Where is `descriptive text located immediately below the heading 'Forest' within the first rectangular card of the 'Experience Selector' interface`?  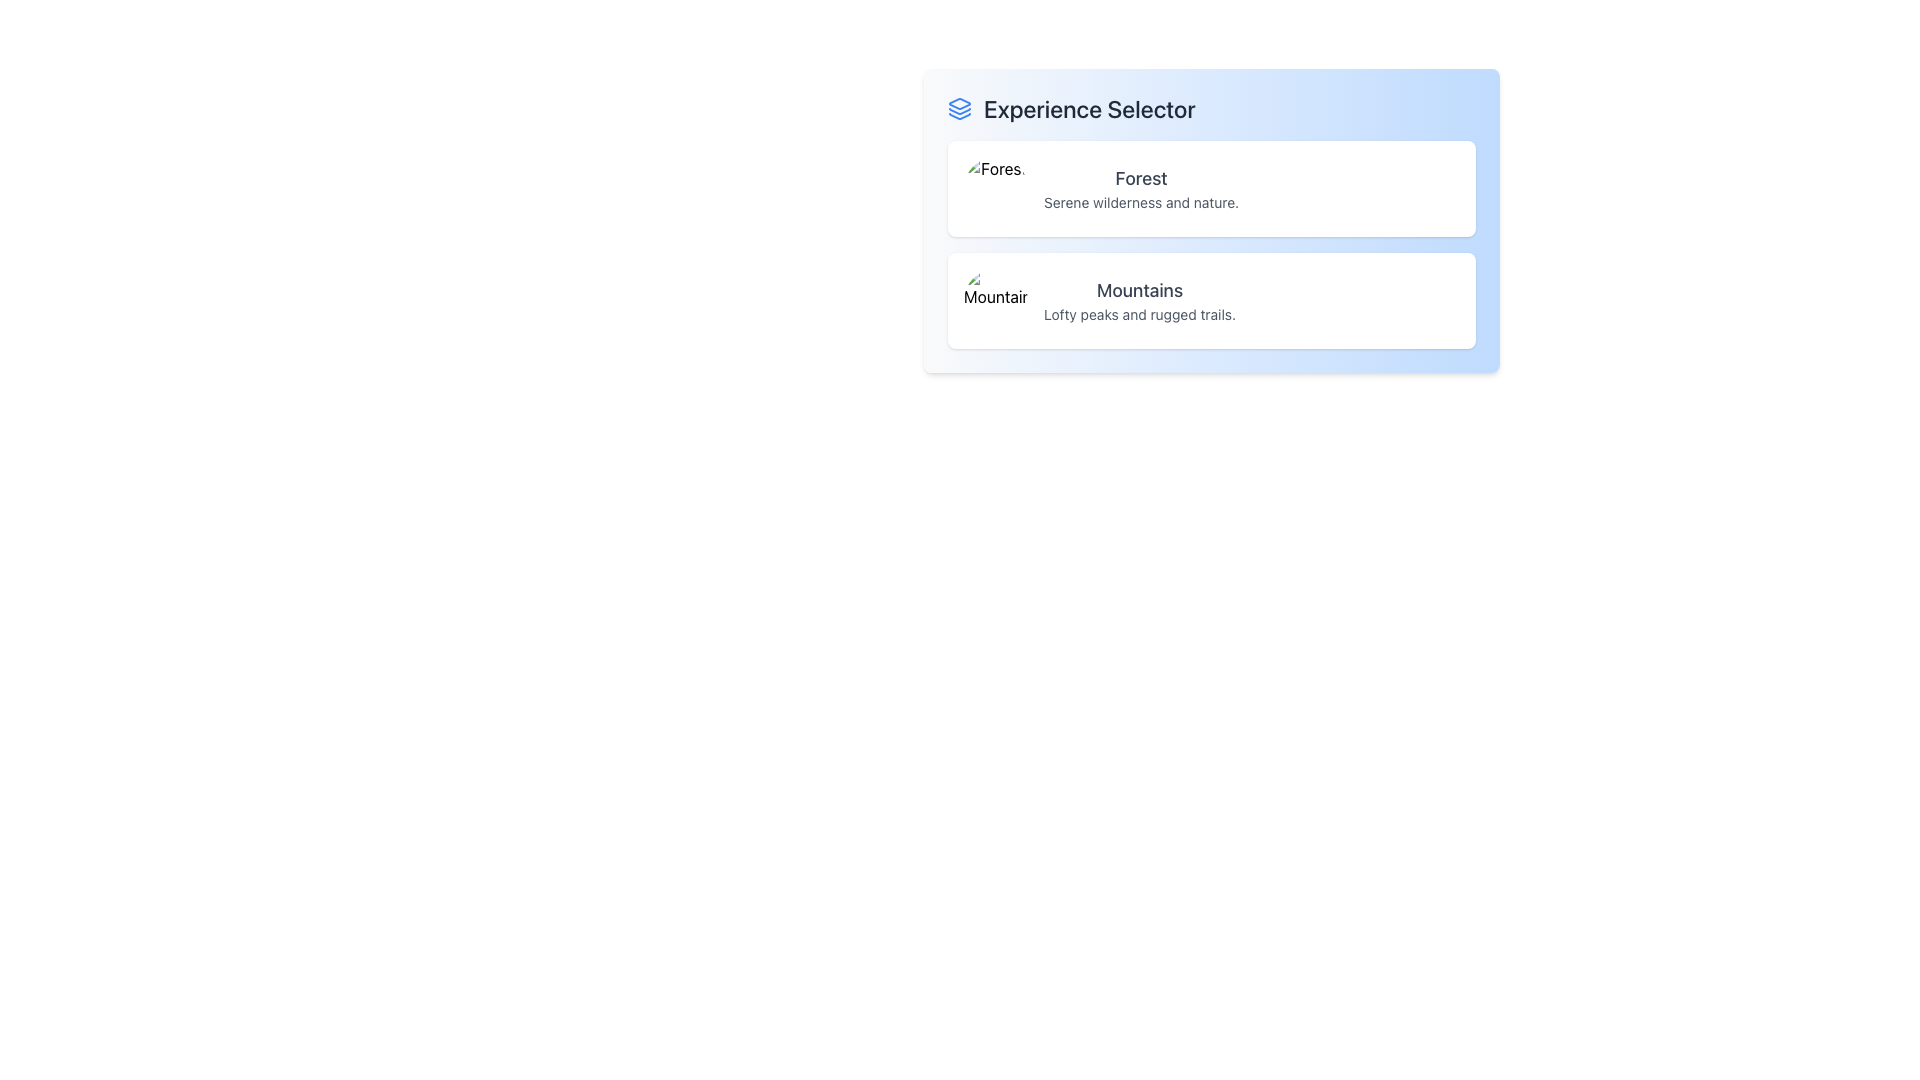
descriptive text located immediately below the heading 'Forest' within the first rectangular card of the 'Experience Selector' interface is located at coordinates (1141, 203).